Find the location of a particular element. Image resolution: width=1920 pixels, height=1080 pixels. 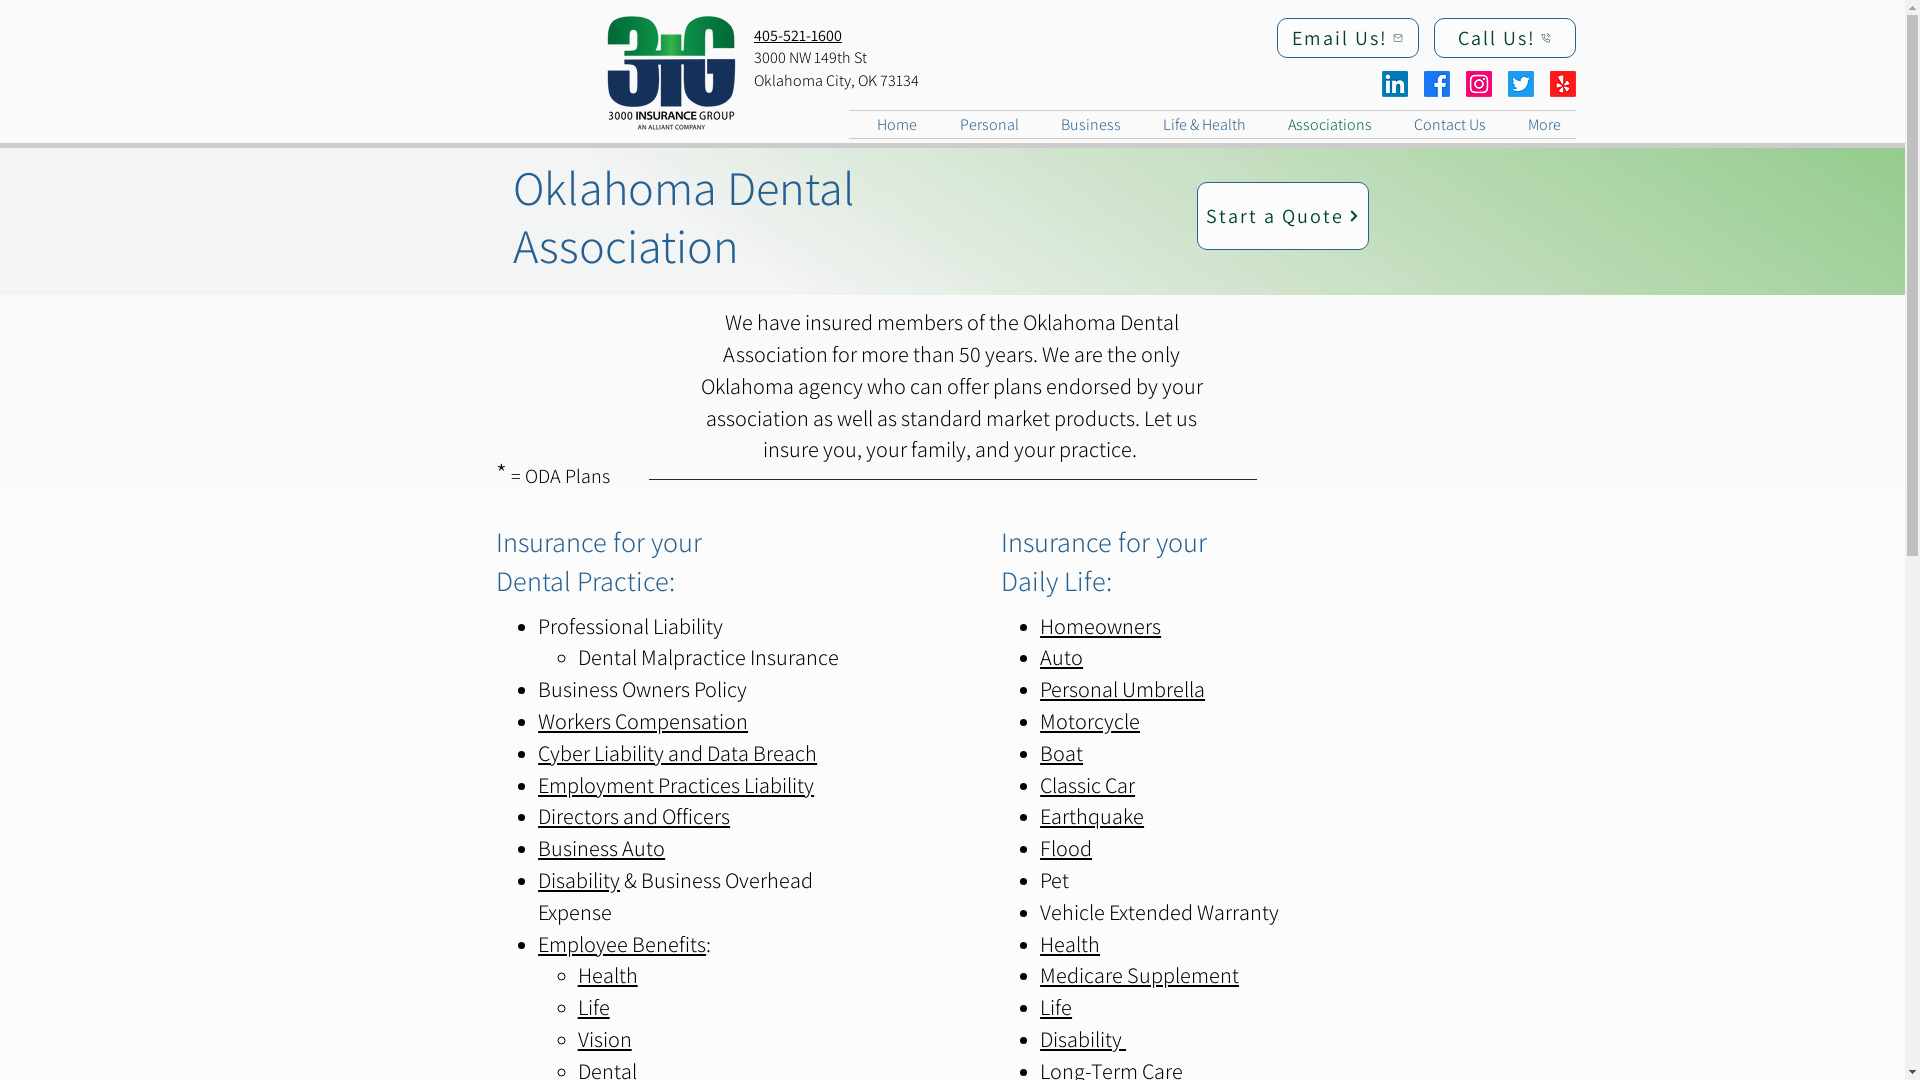

'Disability ' is located at coordinates (1082, 1038).